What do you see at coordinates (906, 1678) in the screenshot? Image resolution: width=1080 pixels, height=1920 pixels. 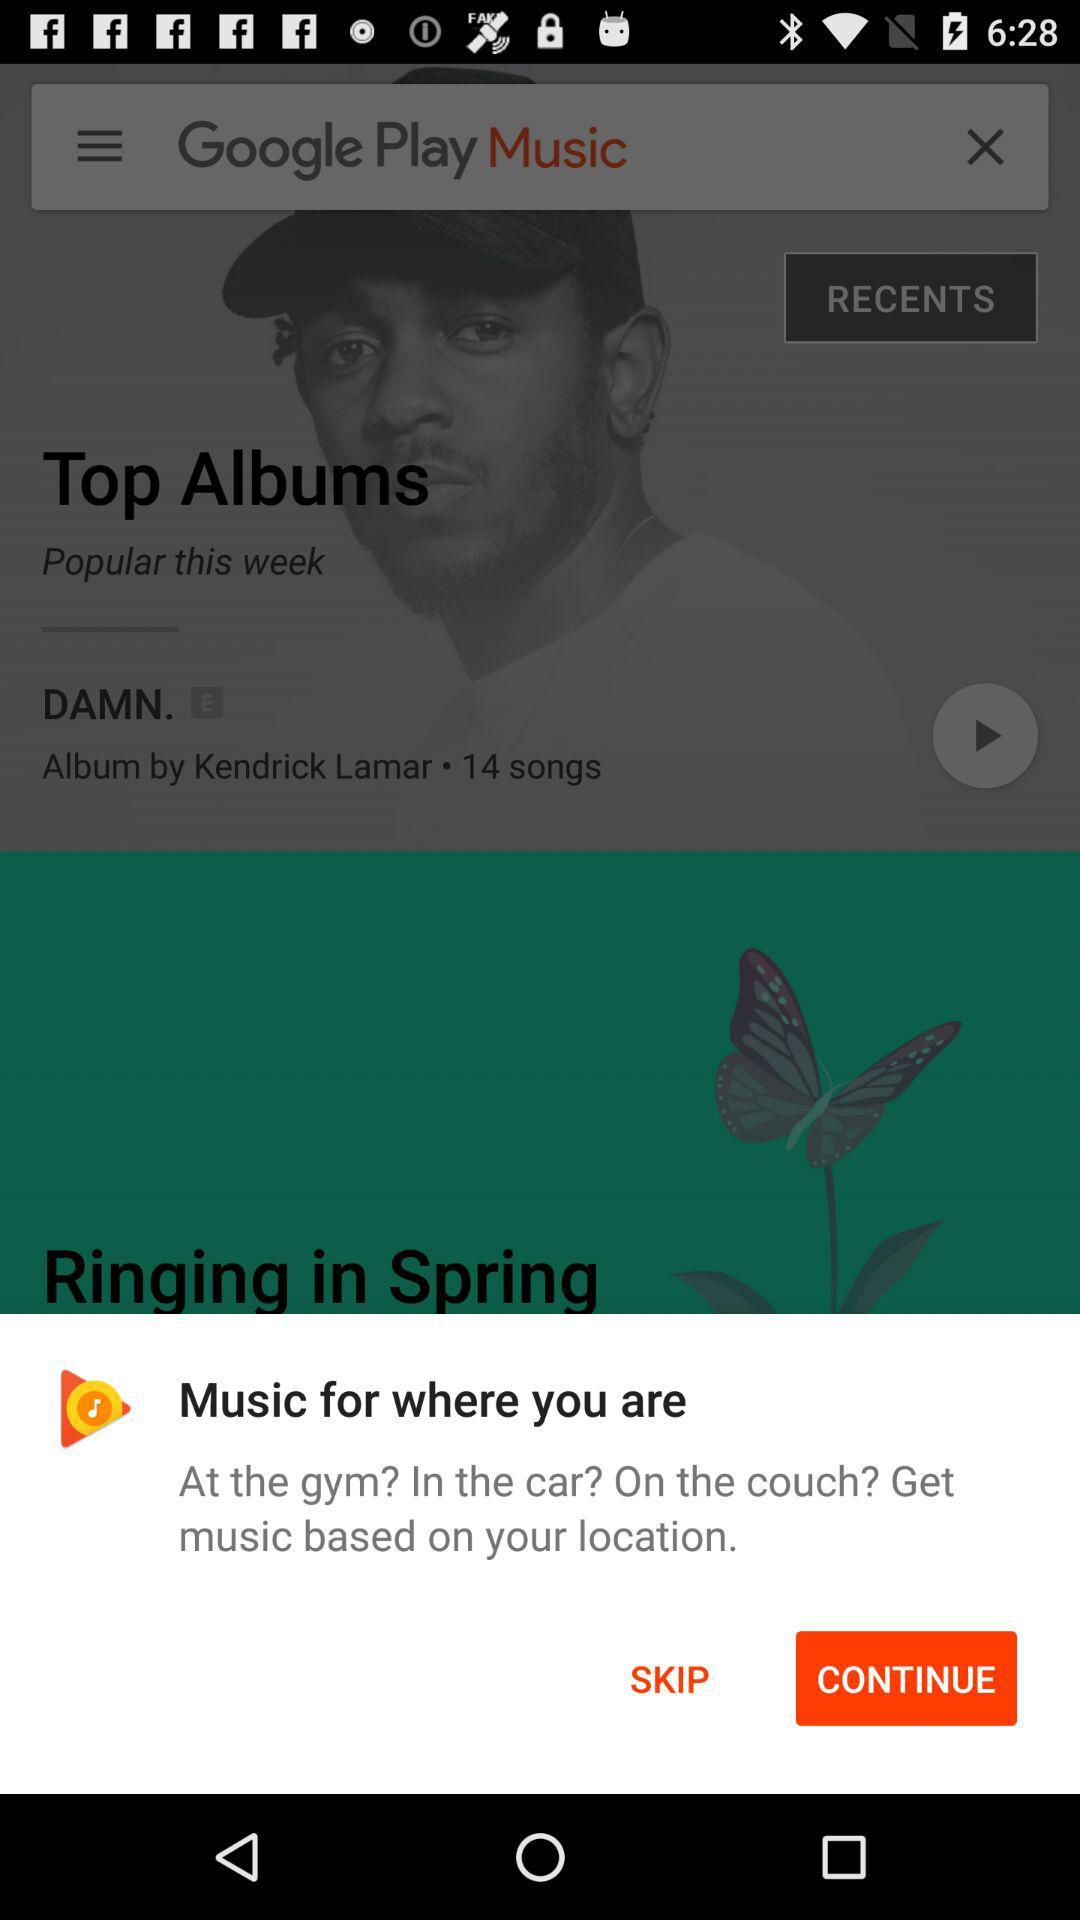 I see `item below the at the gym icon` at bounding box center [906, 1678].